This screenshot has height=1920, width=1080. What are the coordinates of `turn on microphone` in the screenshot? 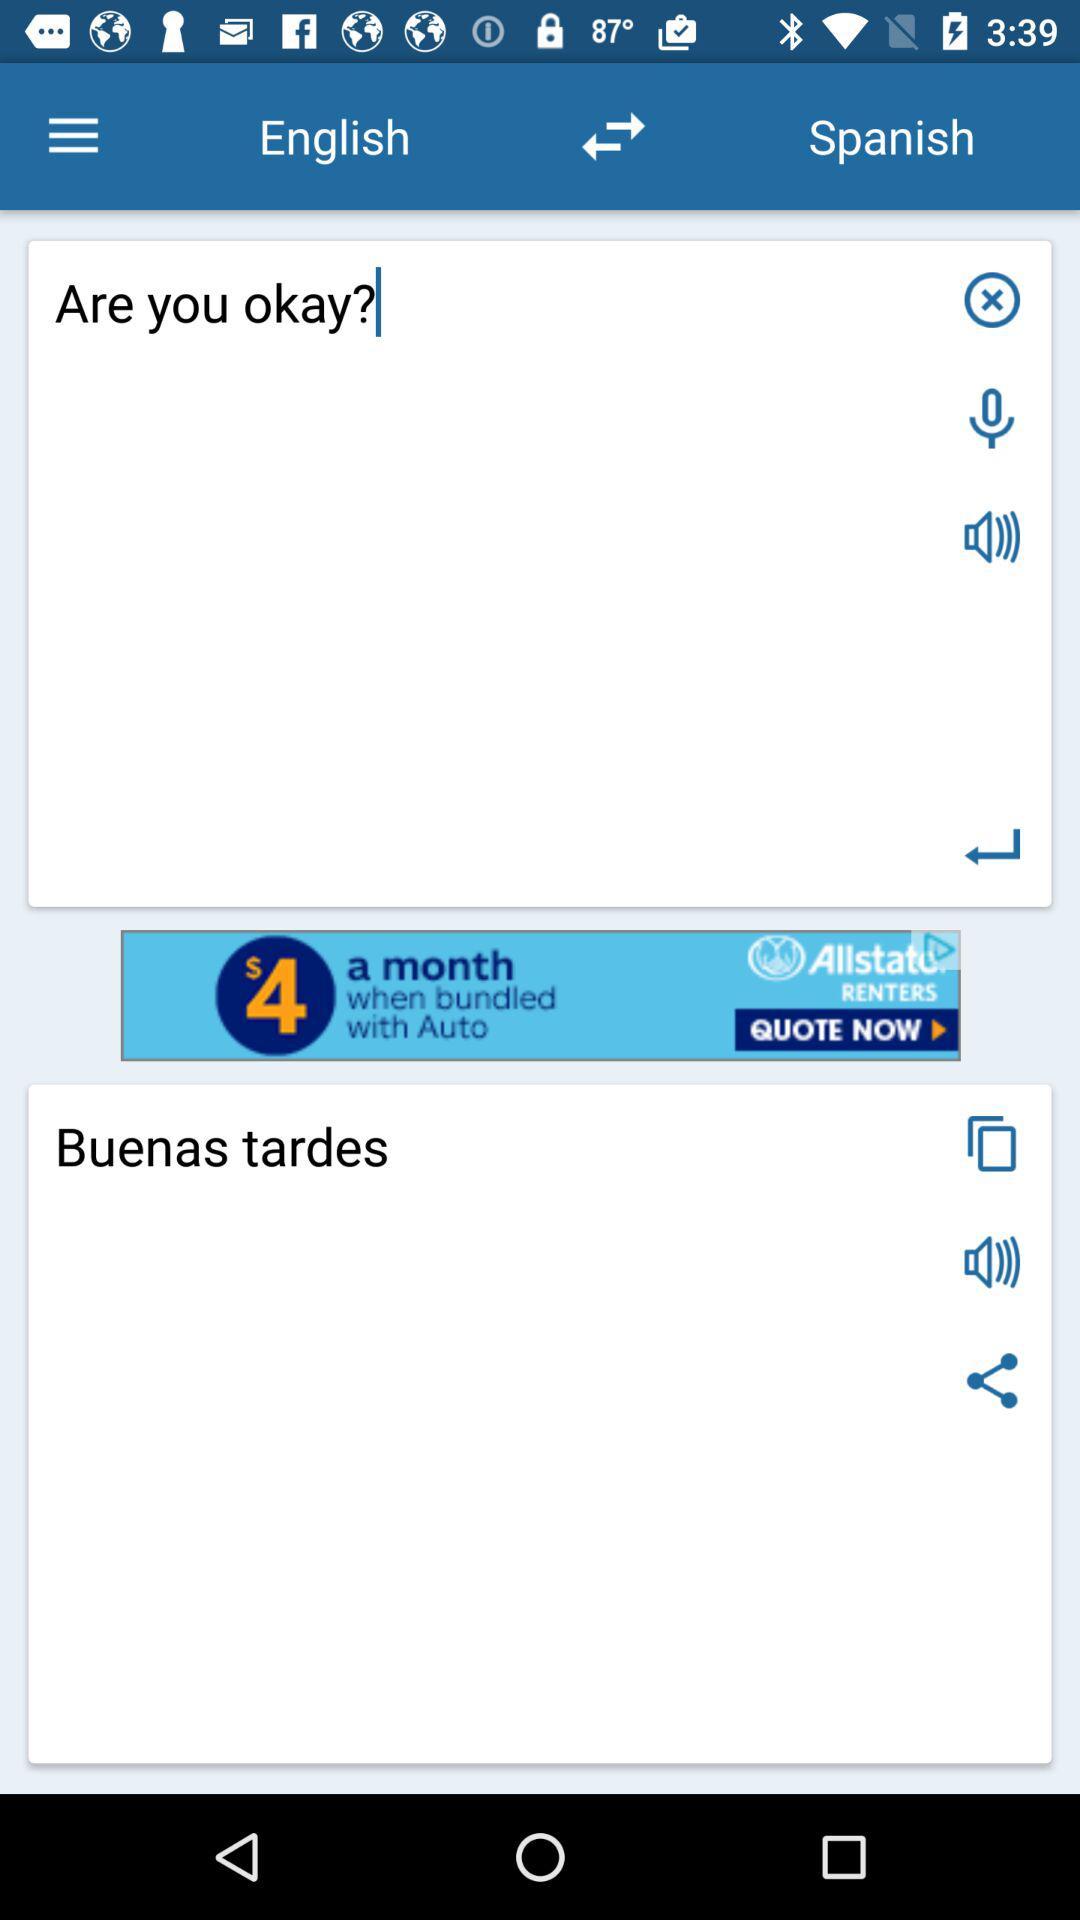 It's located at (992, 417).